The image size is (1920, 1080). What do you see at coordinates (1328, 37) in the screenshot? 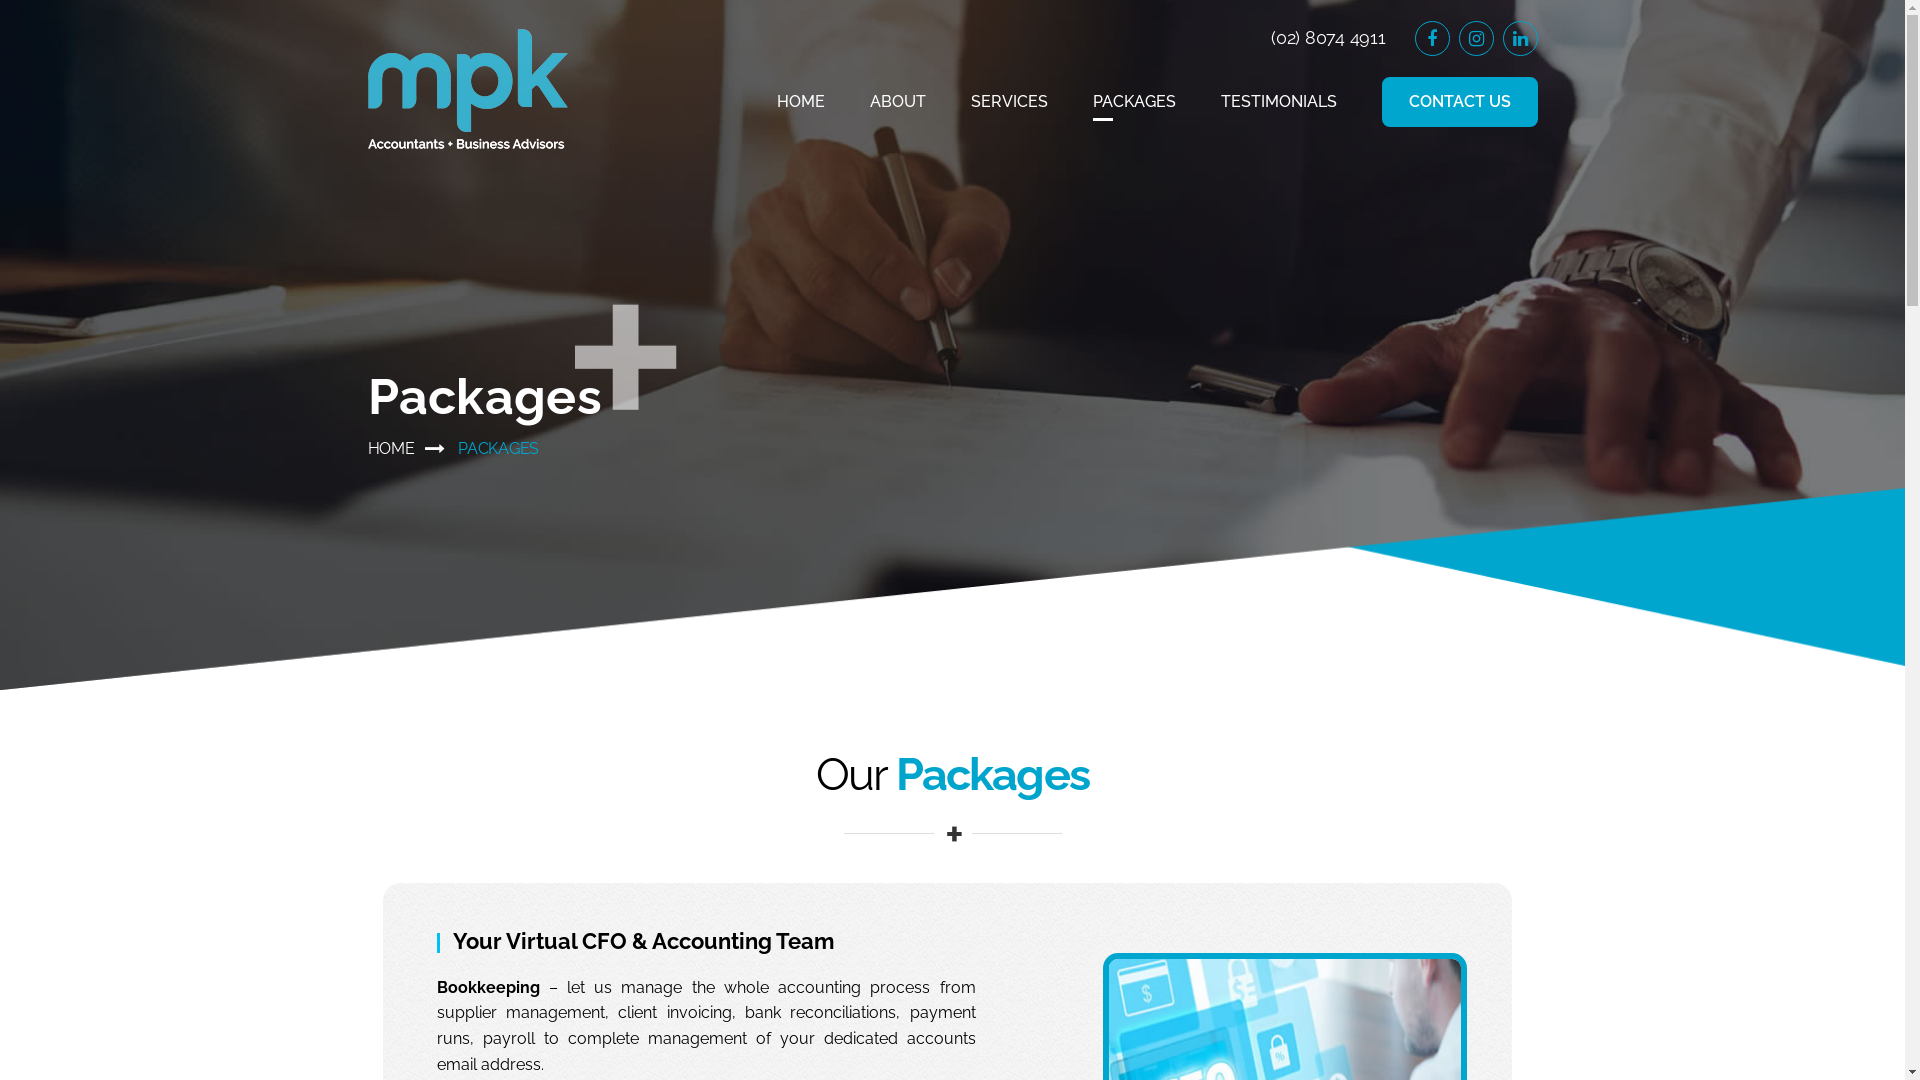
I see `'(02) 8074 4911'` at bounding box center [1328, 37].